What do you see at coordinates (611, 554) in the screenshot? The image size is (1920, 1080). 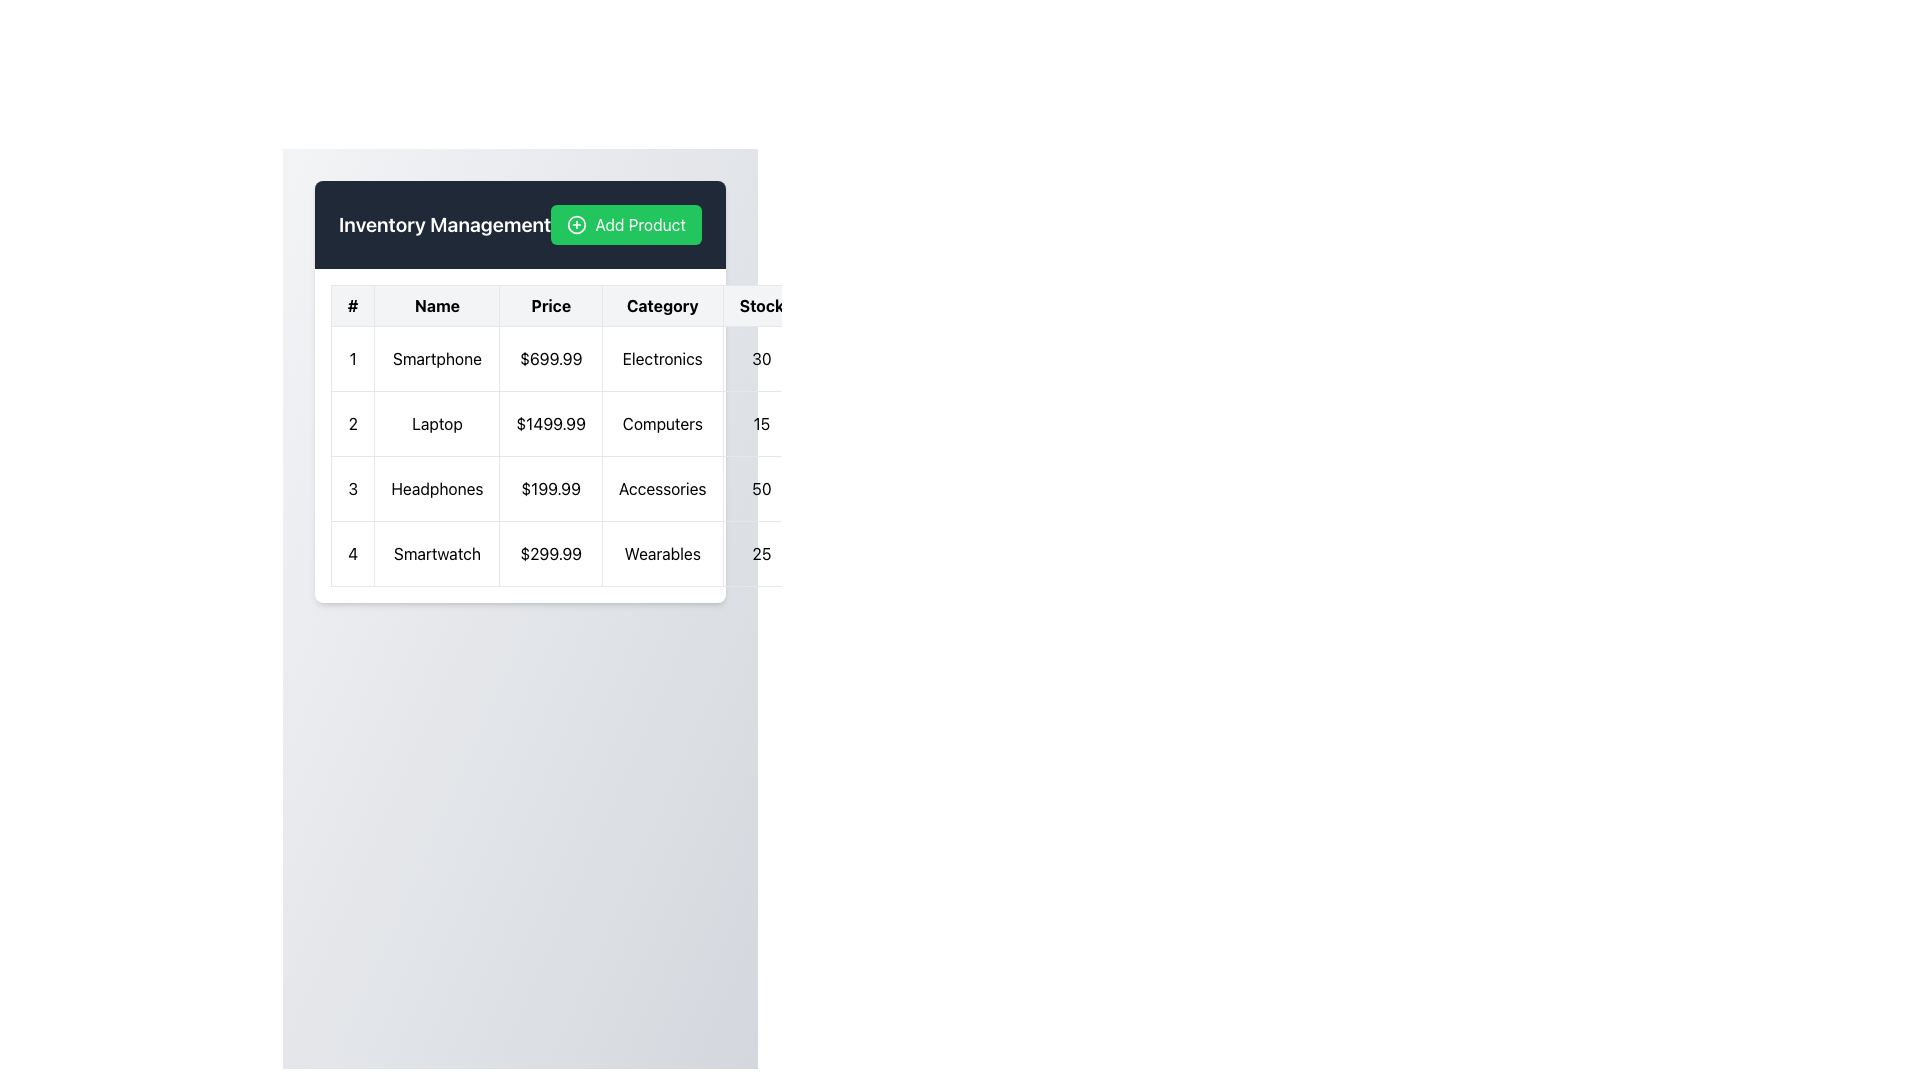 I see `the fourth row in the data table that presents information about a specific product, located below the rows for Smartphone, Laptop, and Headphones` at bounding box center [611, 554].